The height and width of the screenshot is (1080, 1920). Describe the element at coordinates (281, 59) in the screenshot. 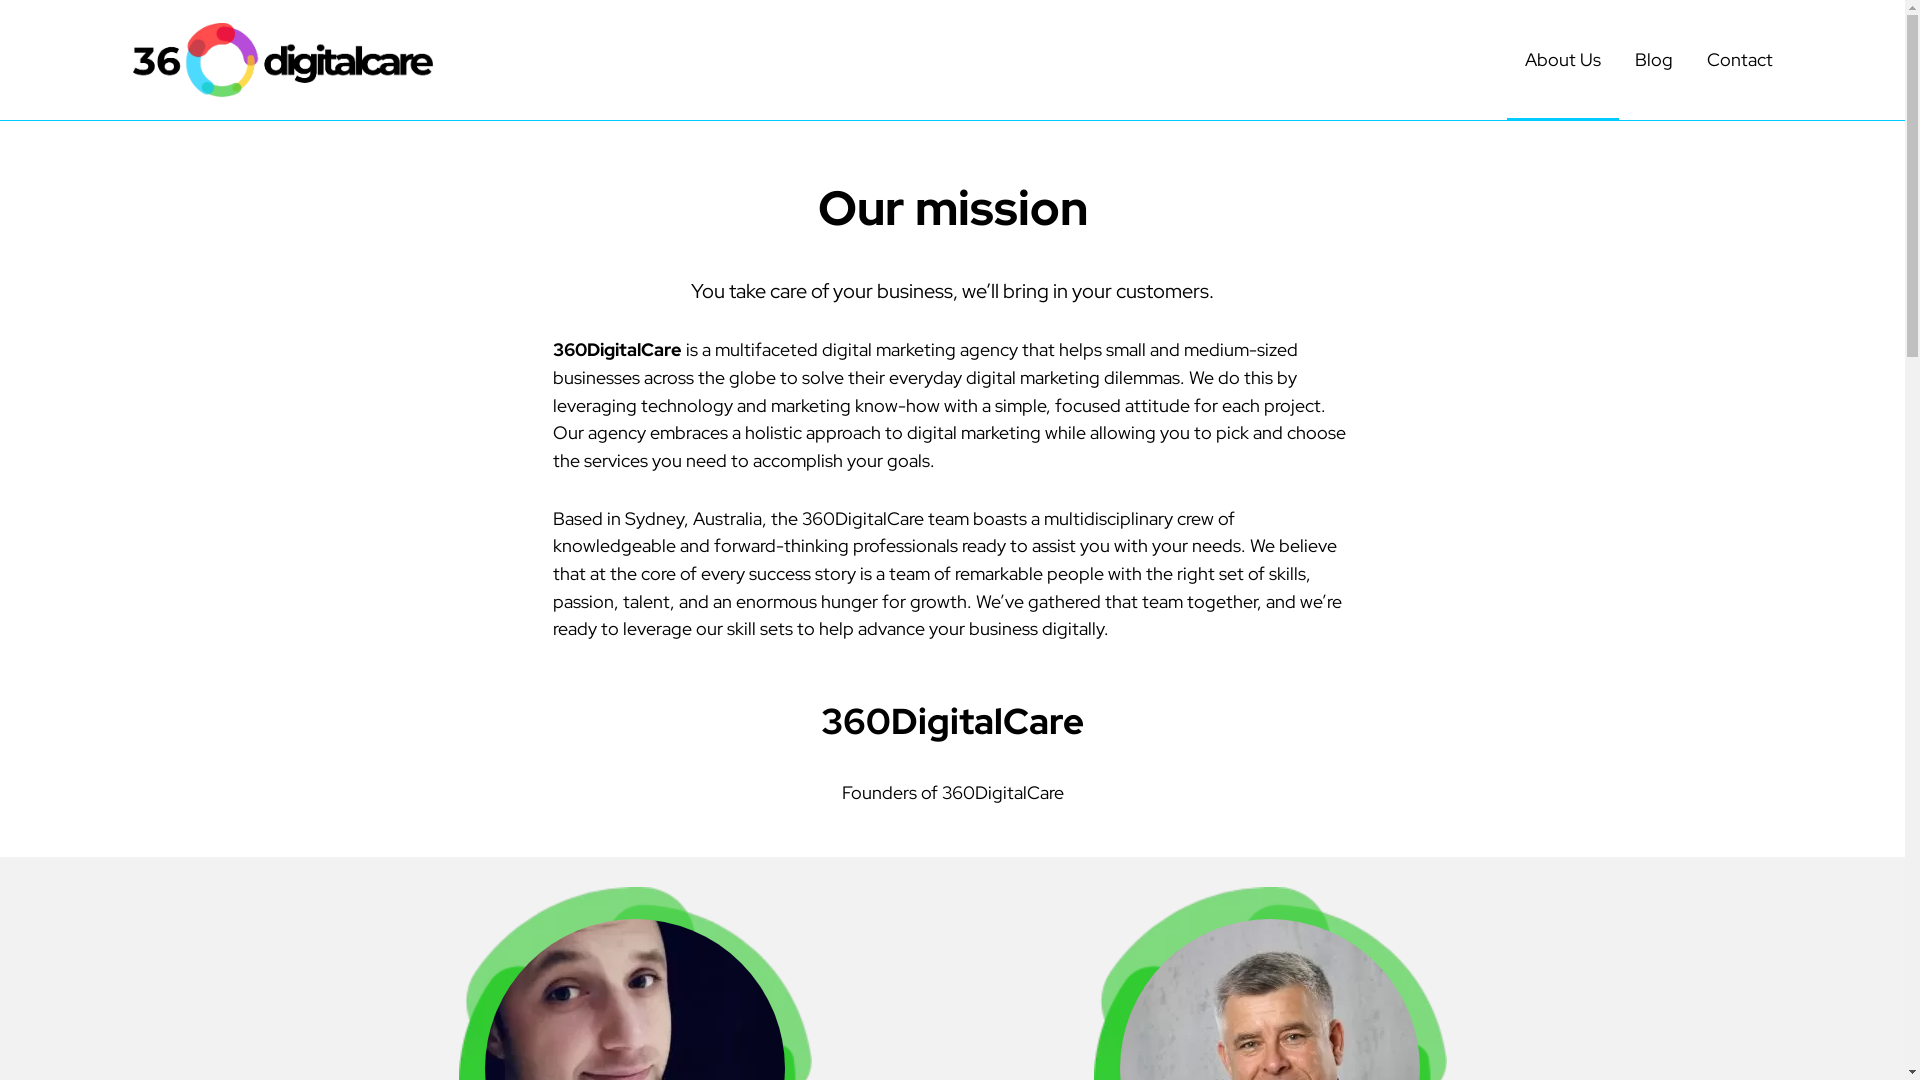

I see `'360 Digital Care'` at that location.